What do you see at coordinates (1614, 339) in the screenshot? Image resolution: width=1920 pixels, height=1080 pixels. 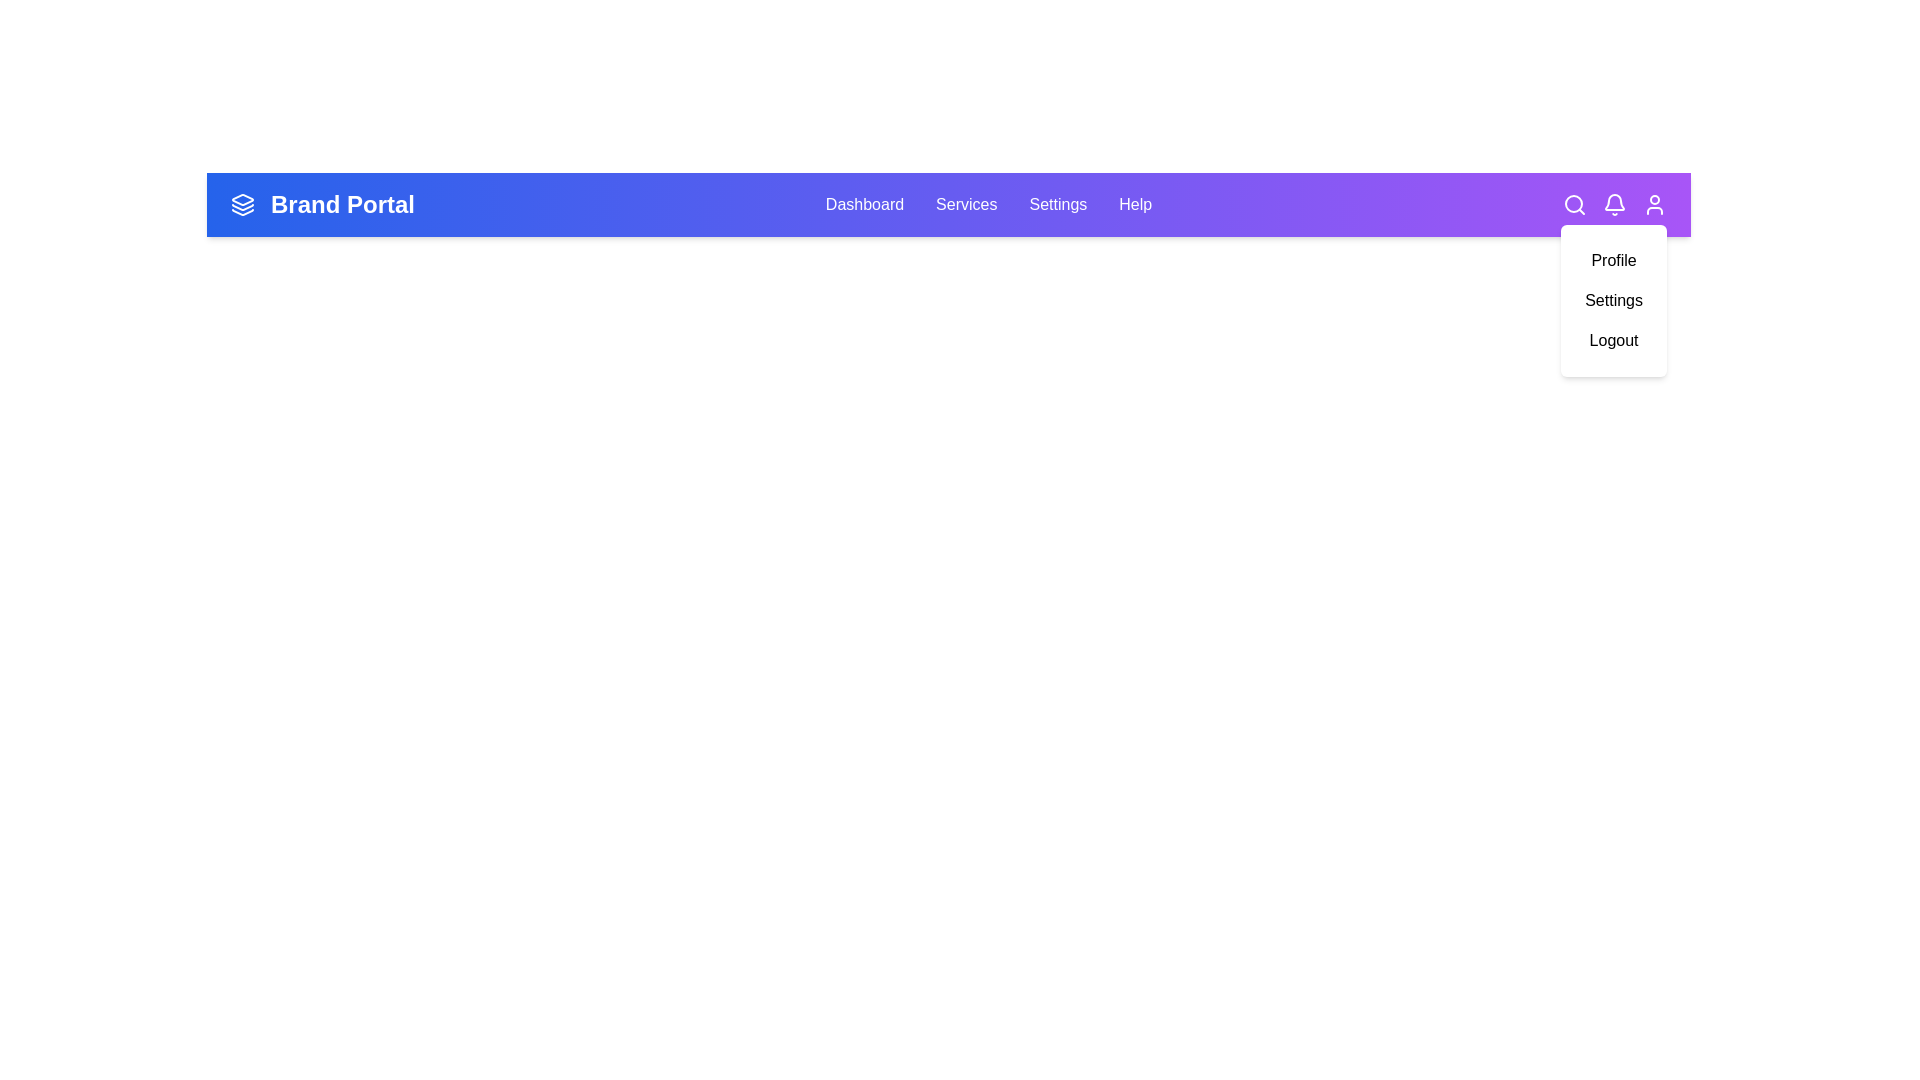 I see `the 'Logout' button in the dropdown menu` at bounding box center [1614, 339].